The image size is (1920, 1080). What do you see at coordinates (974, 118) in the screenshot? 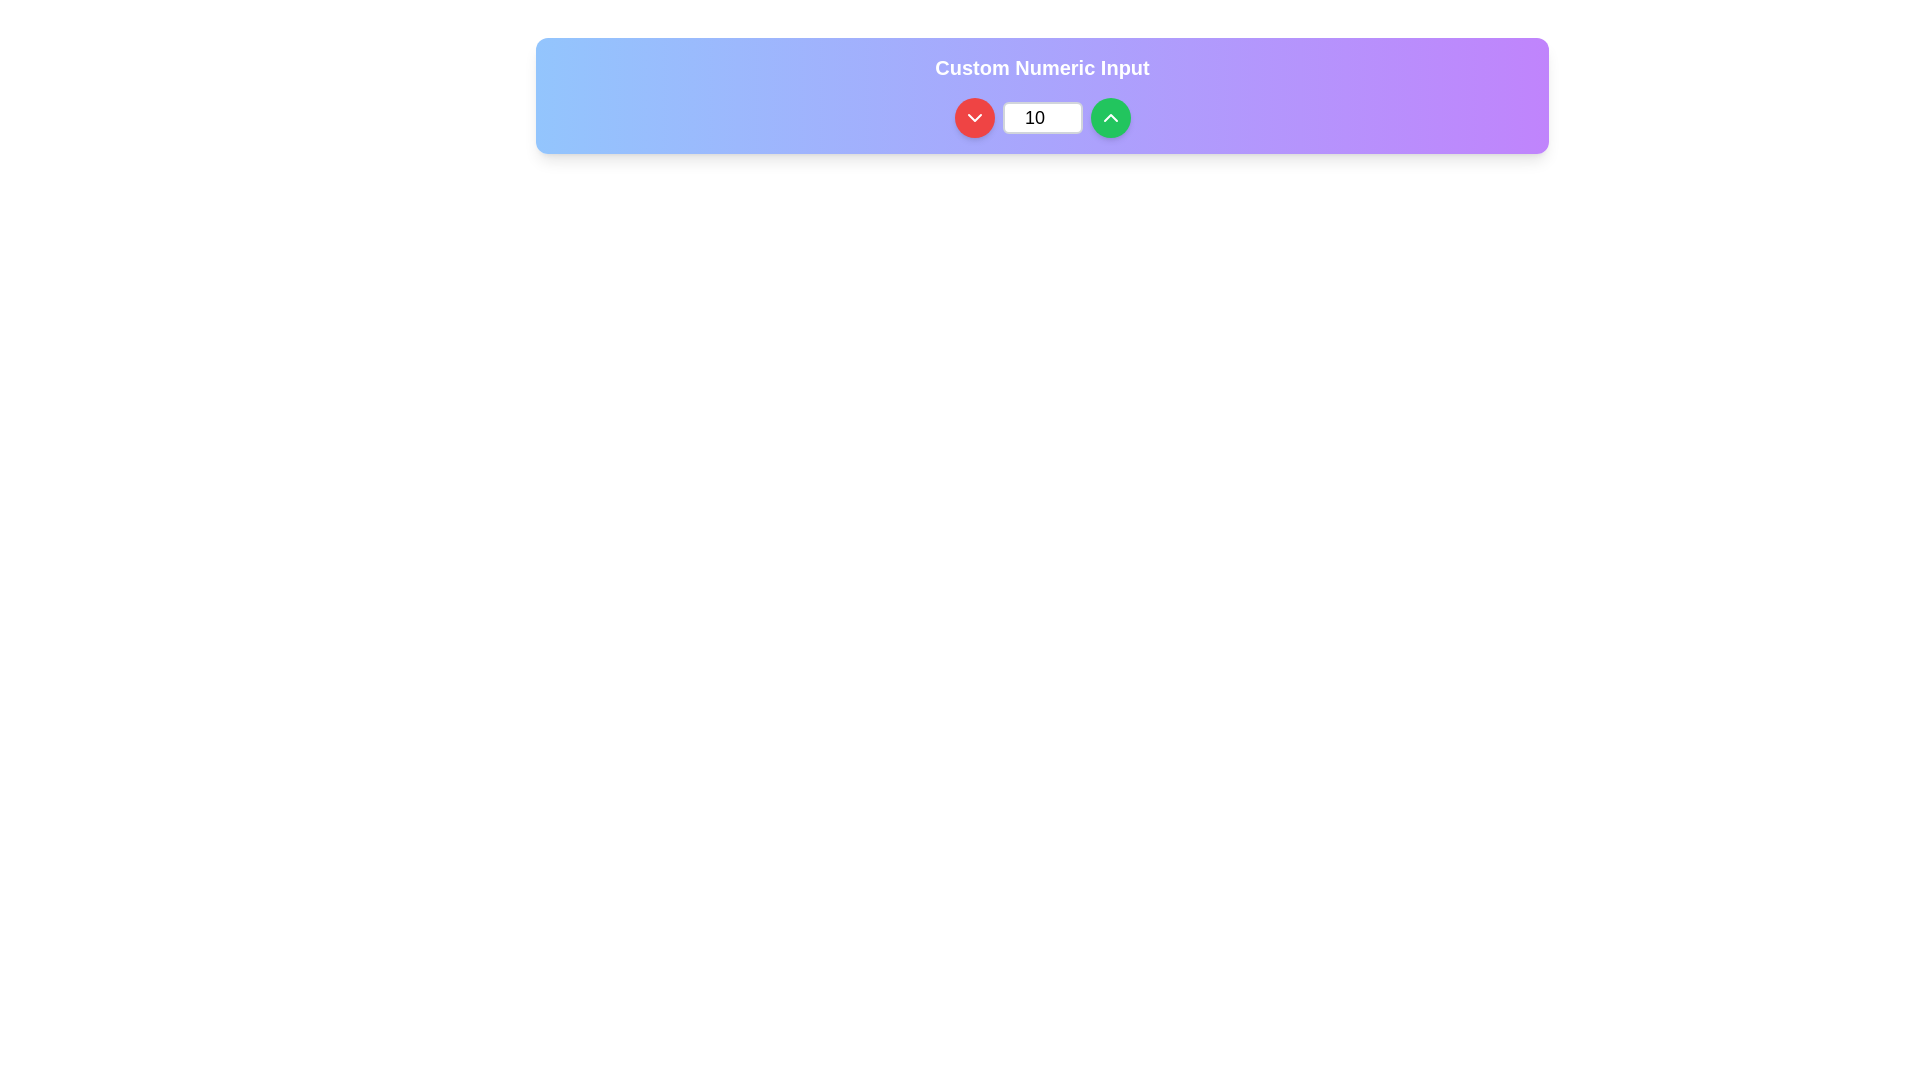
I see `the downward-pointing chevron icon with a red background and white foreground, located to the left of the numeric input box` at bounding box center [974, 118].